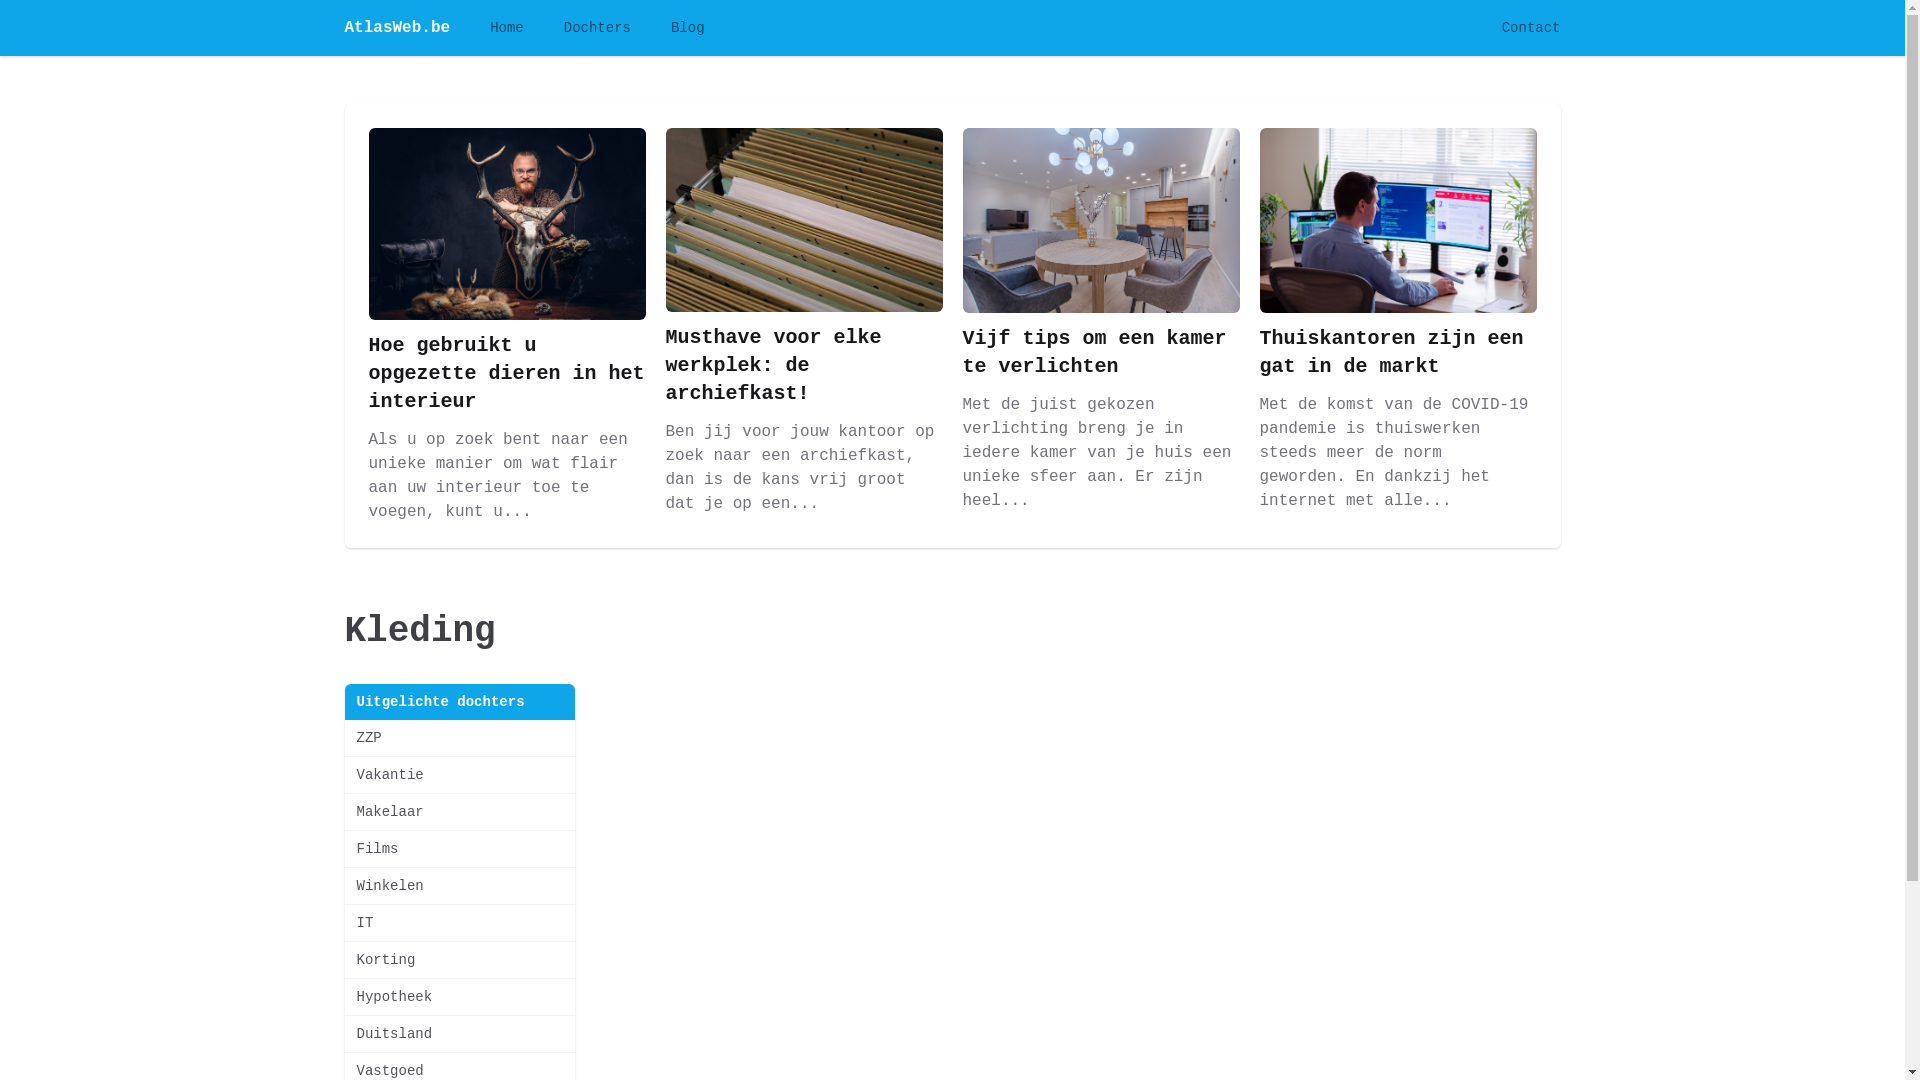 The image size is (1920, 1080). Describe the element at coordinates (671, 27) in the screenshot. I see `'Blog'` at that location.